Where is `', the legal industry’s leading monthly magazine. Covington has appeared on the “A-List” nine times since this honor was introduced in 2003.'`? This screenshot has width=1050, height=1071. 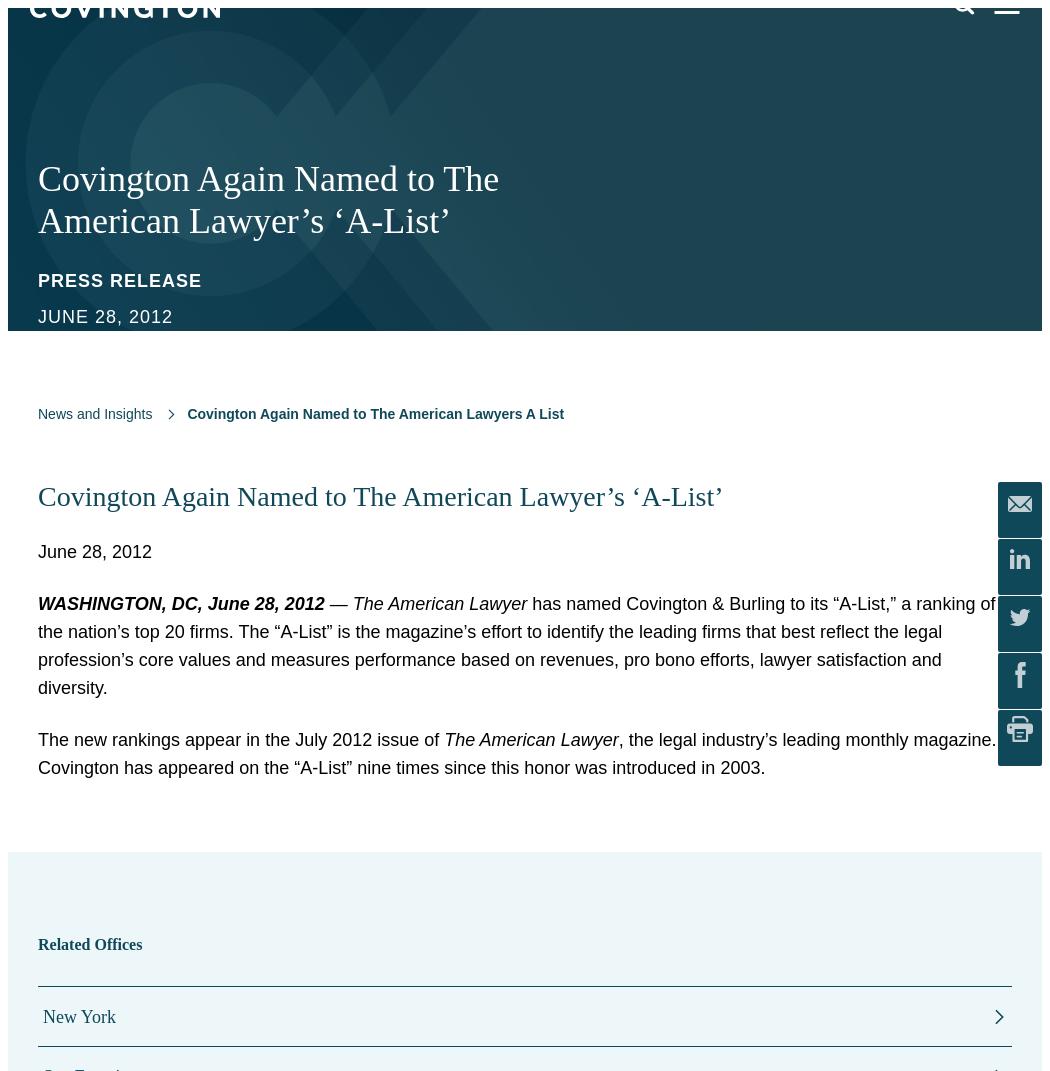 ', the legal industry’s leading monthly magazine. Covington has appeared on the “A-List” nine times since this honor was introduced in 2003.' is located at coordinates (516, 753).